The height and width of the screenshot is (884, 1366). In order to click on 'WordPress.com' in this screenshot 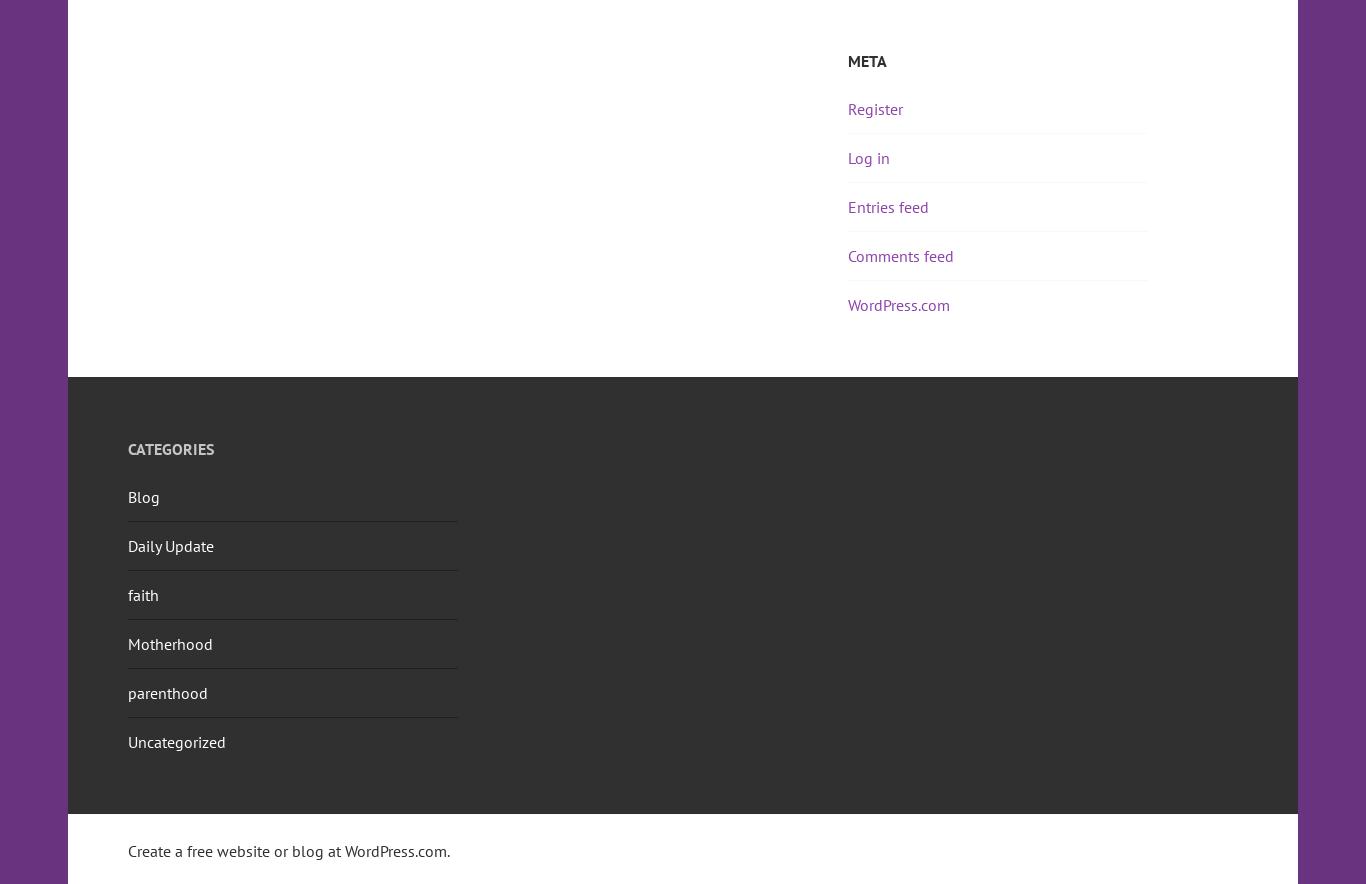, I will do `click(897, 304)`.